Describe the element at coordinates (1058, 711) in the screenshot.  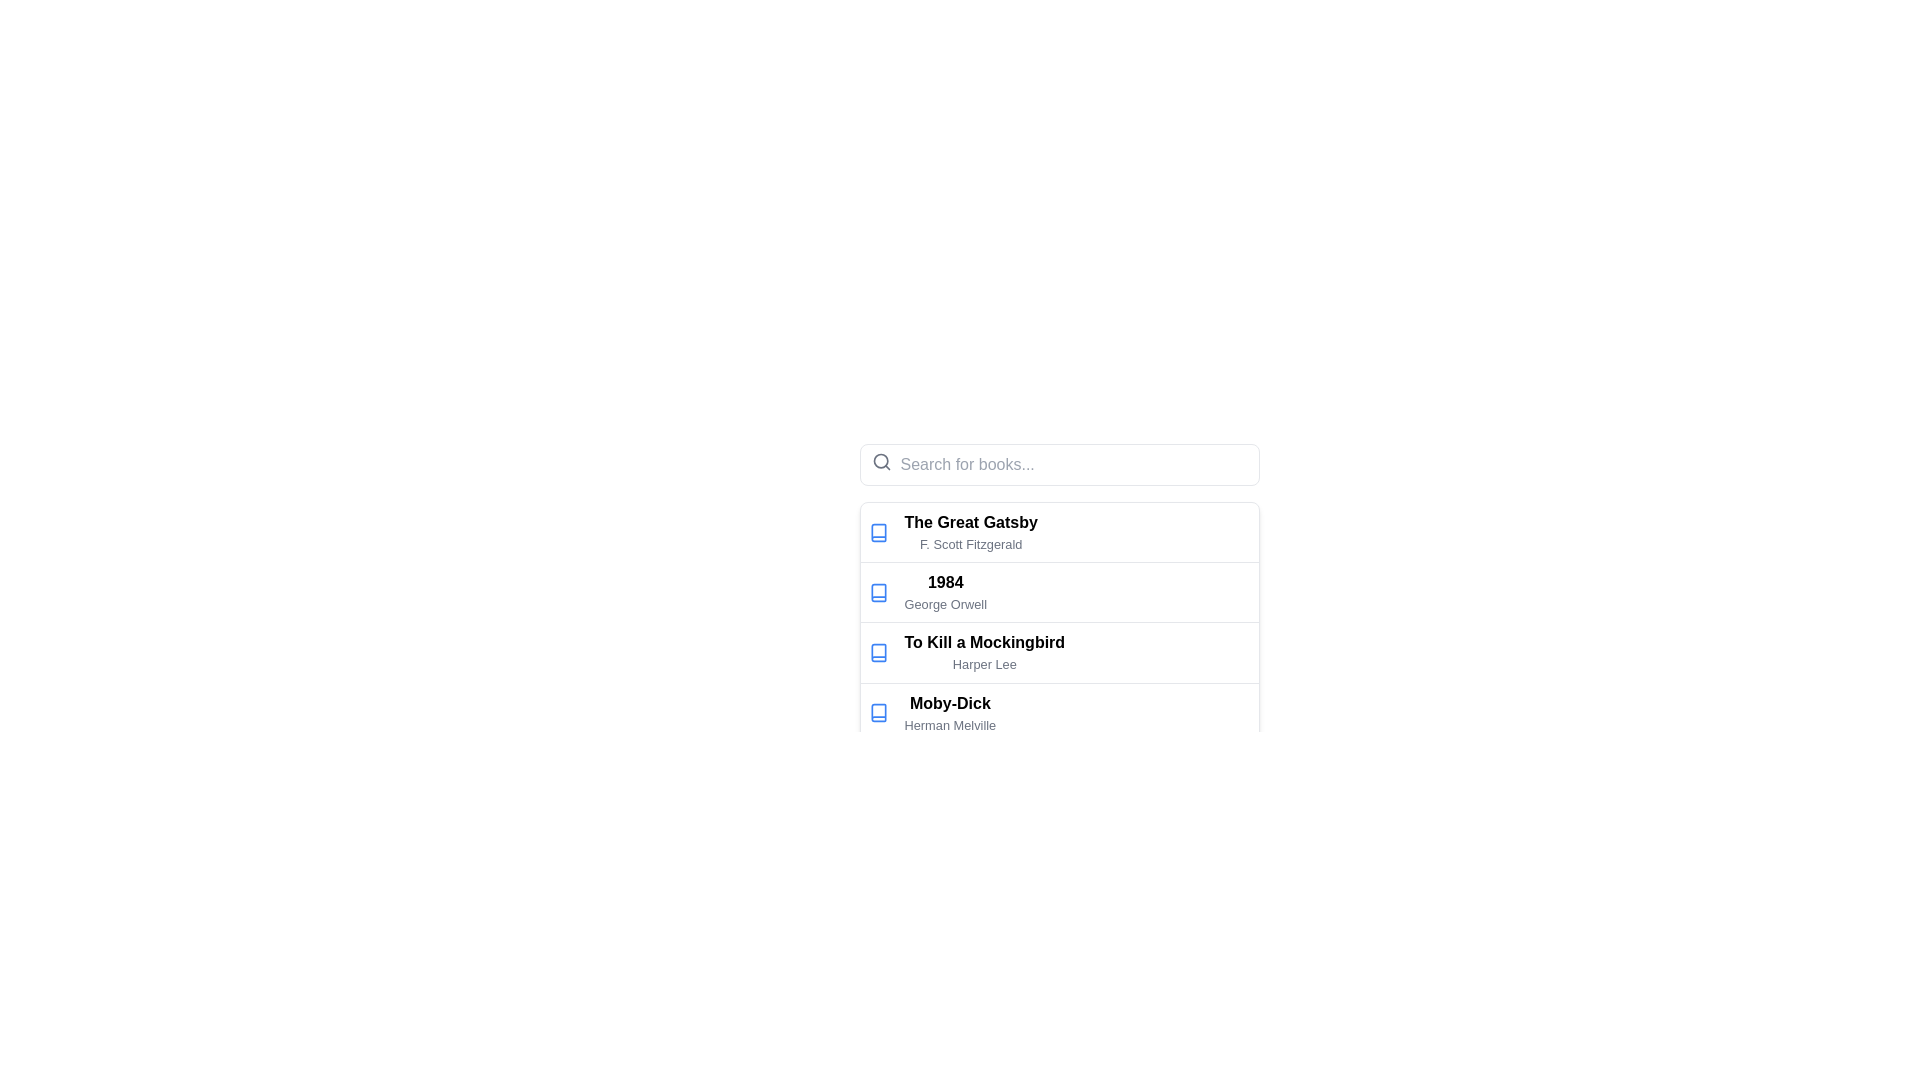
I see `the fourth list item representing the book 'Moby-Dick'` at that location.